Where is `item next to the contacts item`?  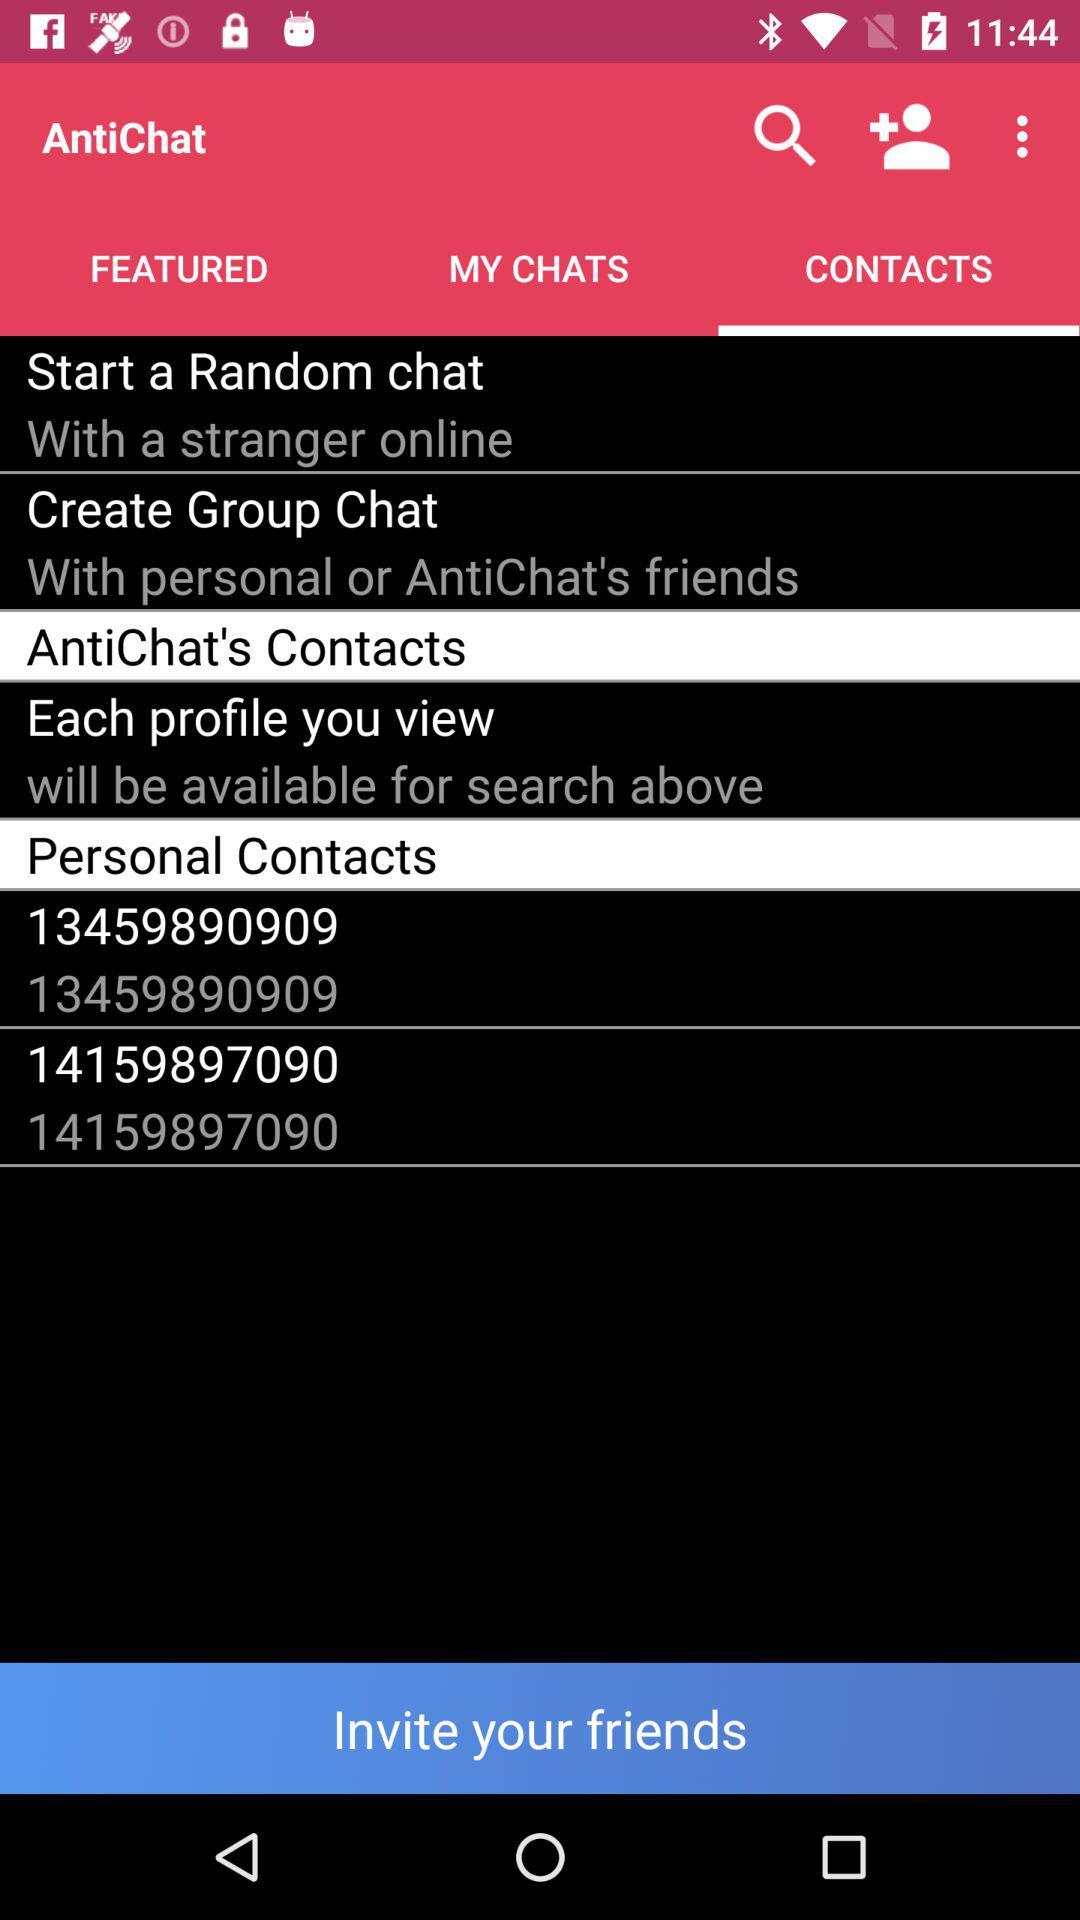 item next to the contacts item is located at coordinates (254, 369).